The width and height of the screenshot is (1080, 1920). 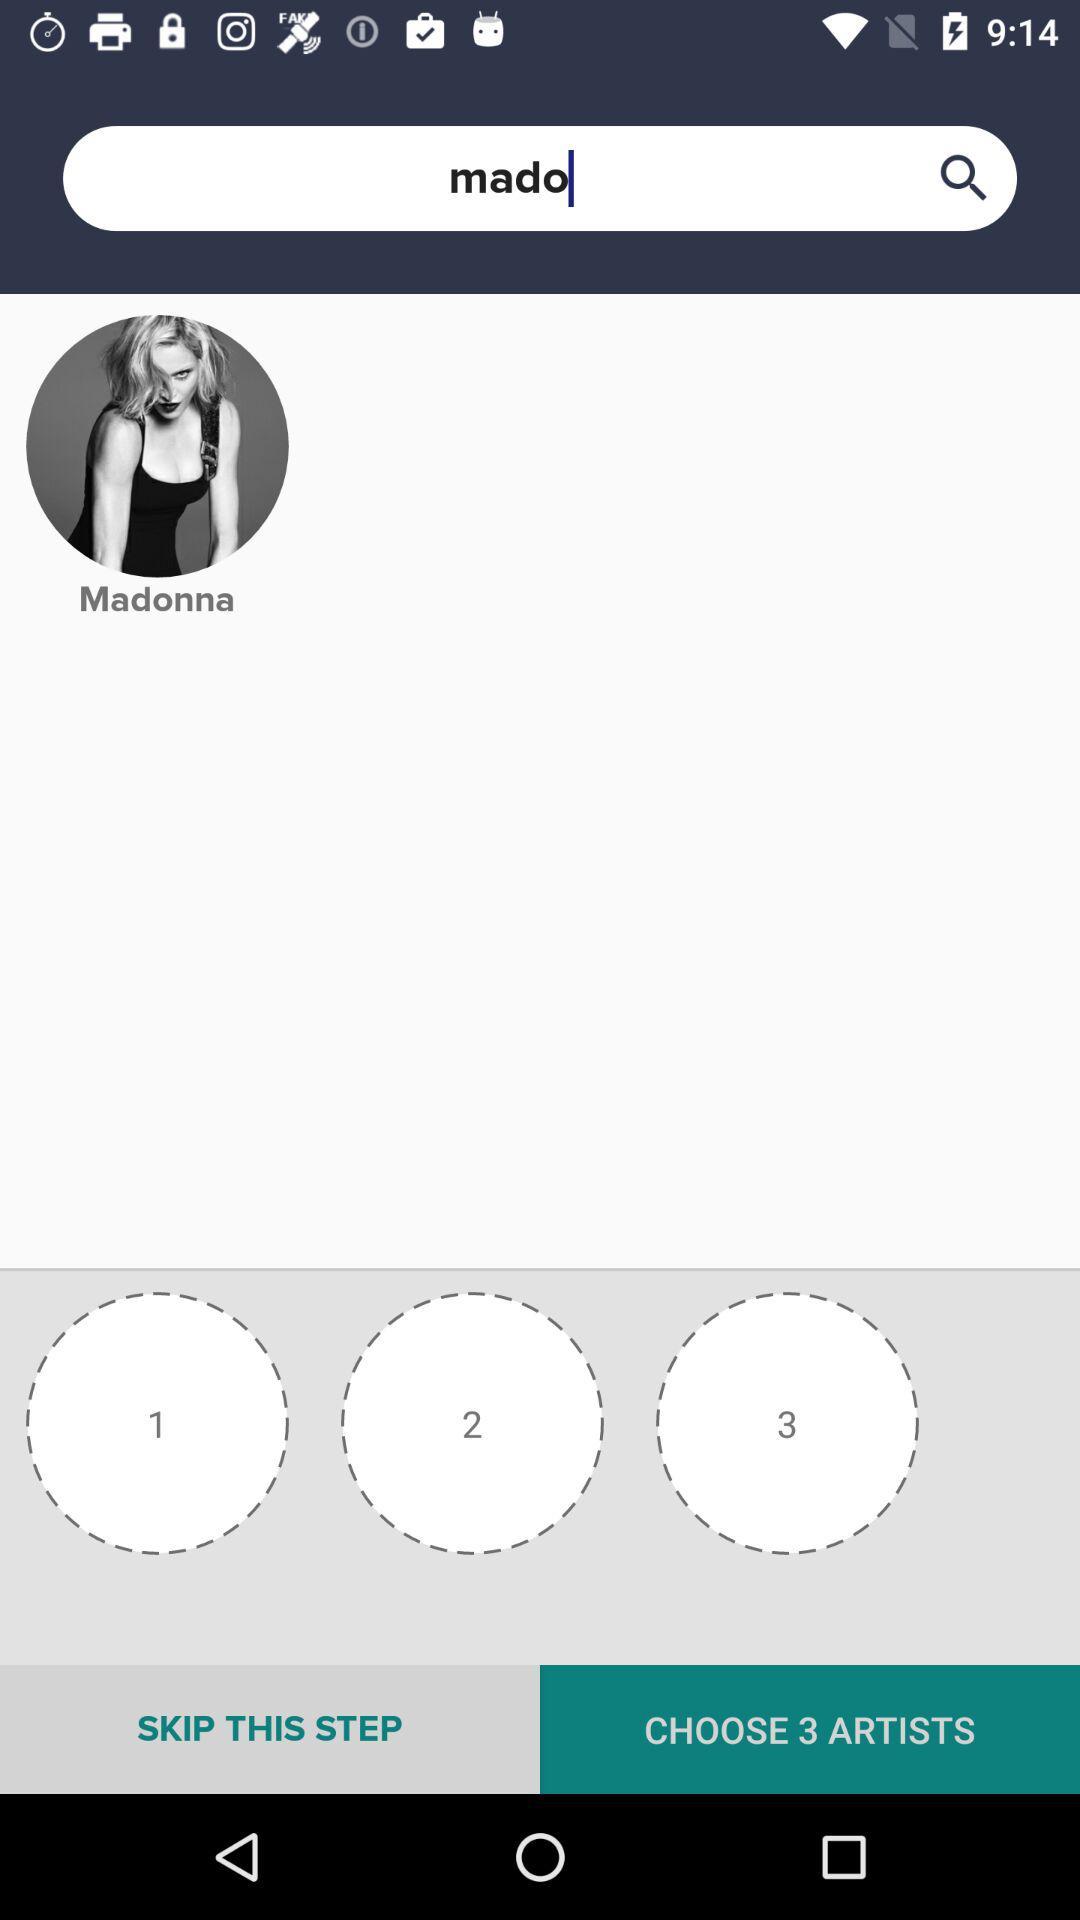 What do you see at coordinates (270, 1728) in the screenshot?
I see `the skip this step` at bounding box center [270, 1728].